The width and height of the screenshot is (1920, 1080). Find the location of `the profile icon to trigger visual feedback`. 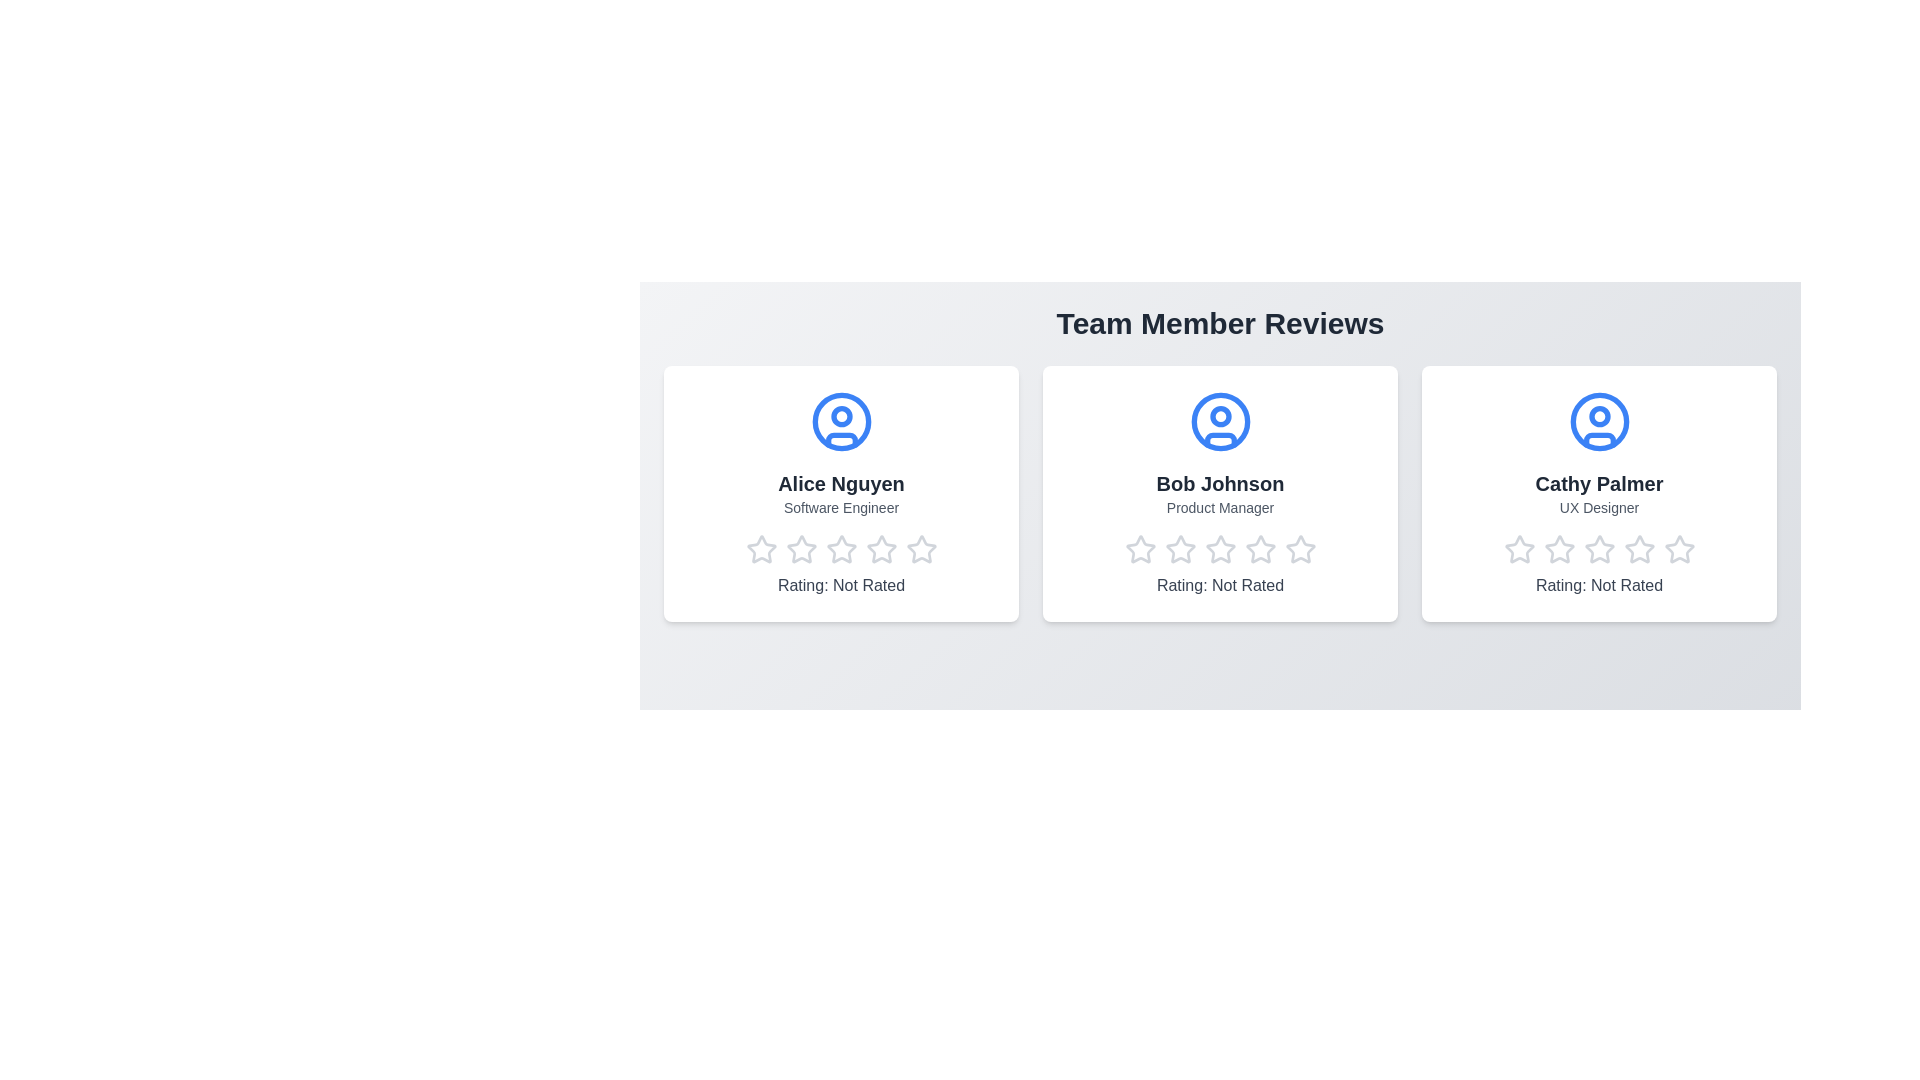

the profile icon to trigger visual feedback is located at coordinates (841, 420).